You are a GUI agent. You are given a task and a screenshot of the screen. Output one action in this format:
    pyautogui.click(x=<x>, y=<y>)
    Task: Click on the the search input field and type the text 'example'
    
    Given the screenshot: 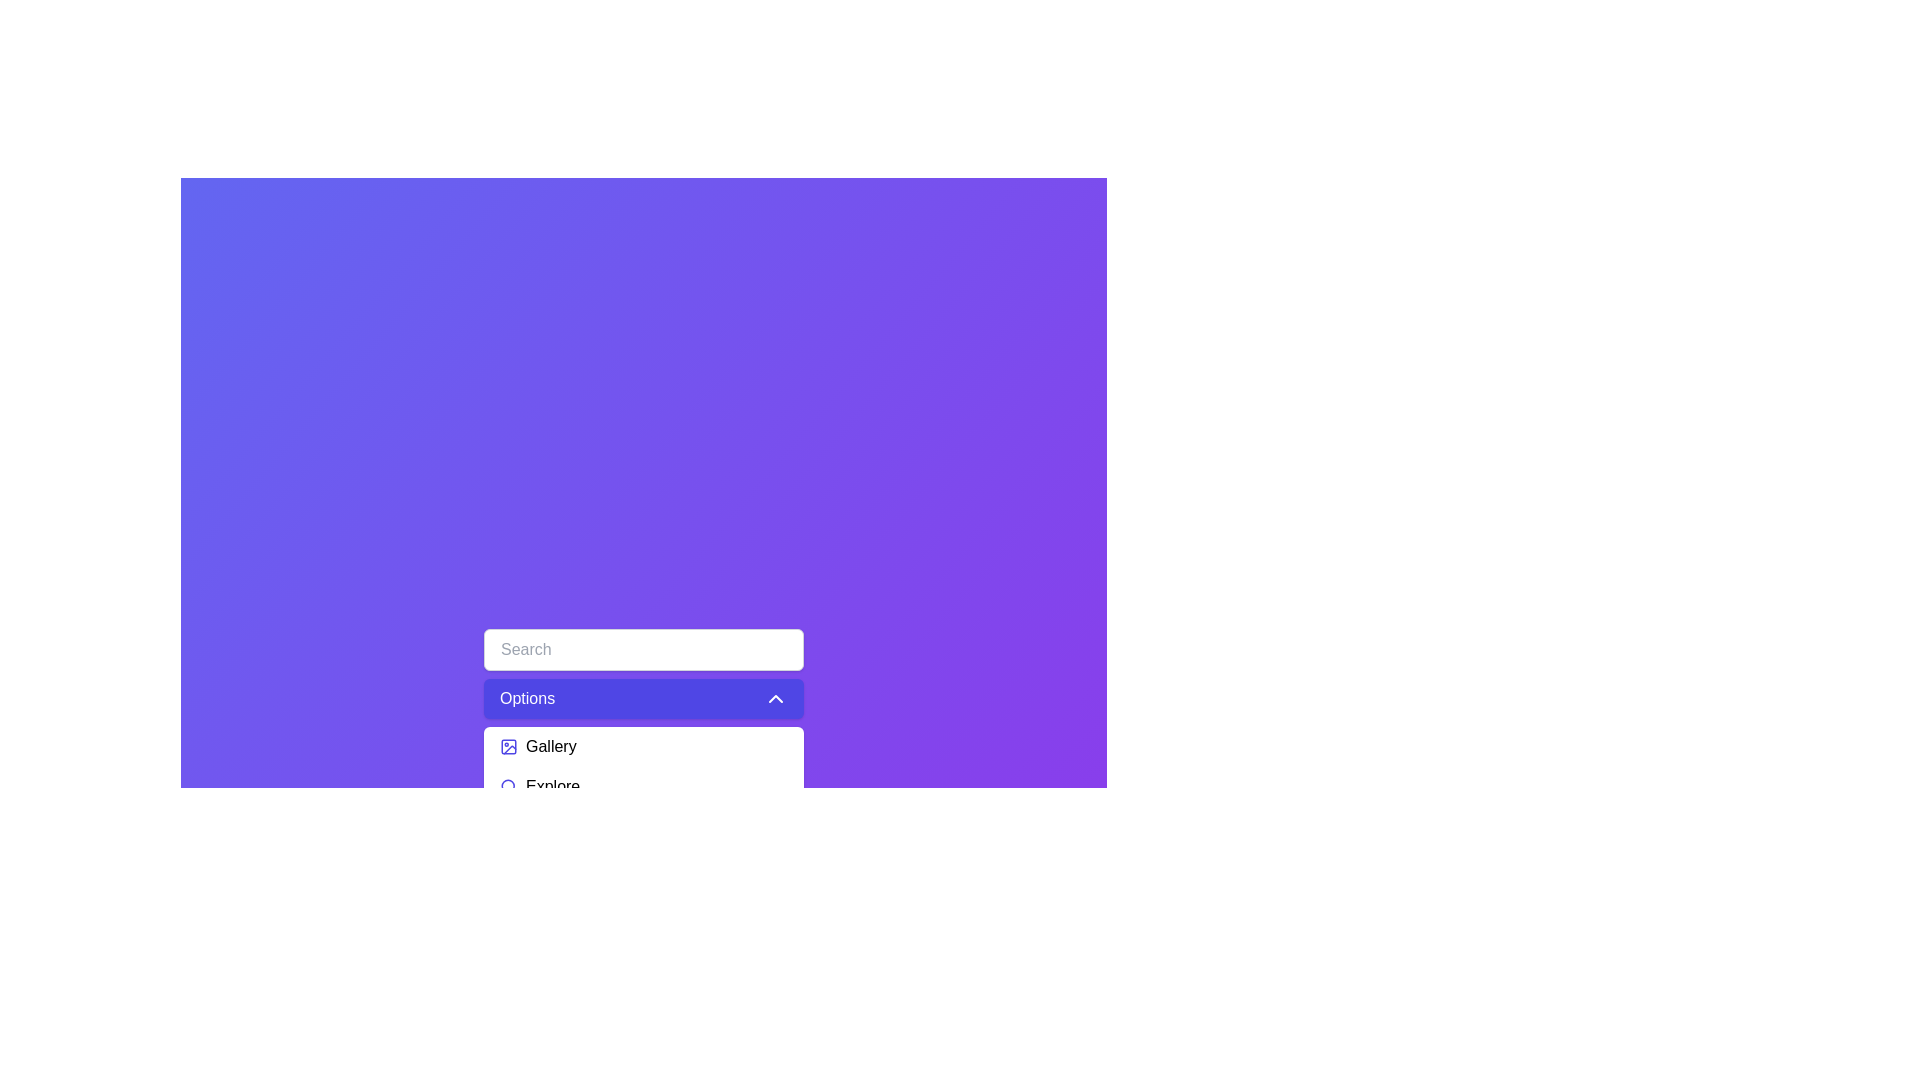 What is the action you would take?
    pyautogui.click(x=643, y=650)
    